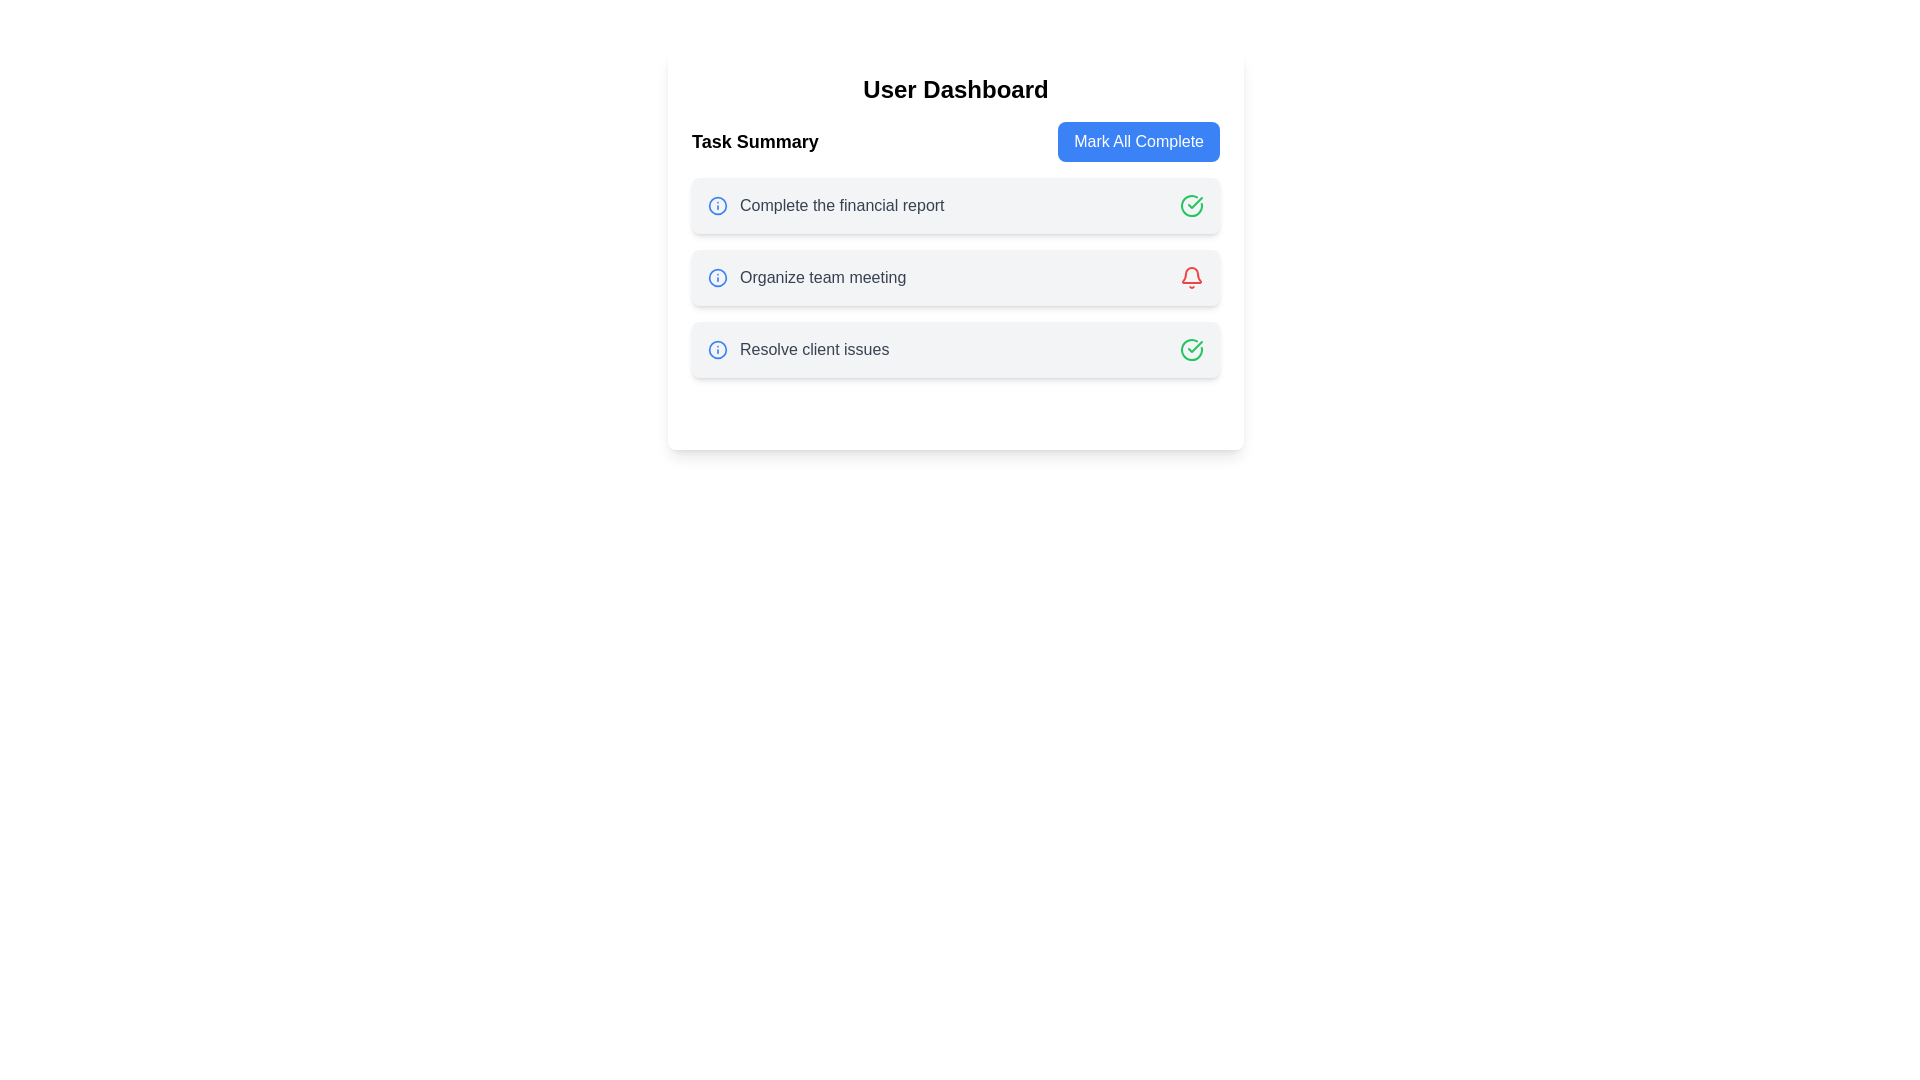  Describe the element at coordinates (718, 277) in the screenshot. I see `the SVG Circle element that serves as the background for the icon representing 'Organize team meeting' located in the second row of the list` at that location.